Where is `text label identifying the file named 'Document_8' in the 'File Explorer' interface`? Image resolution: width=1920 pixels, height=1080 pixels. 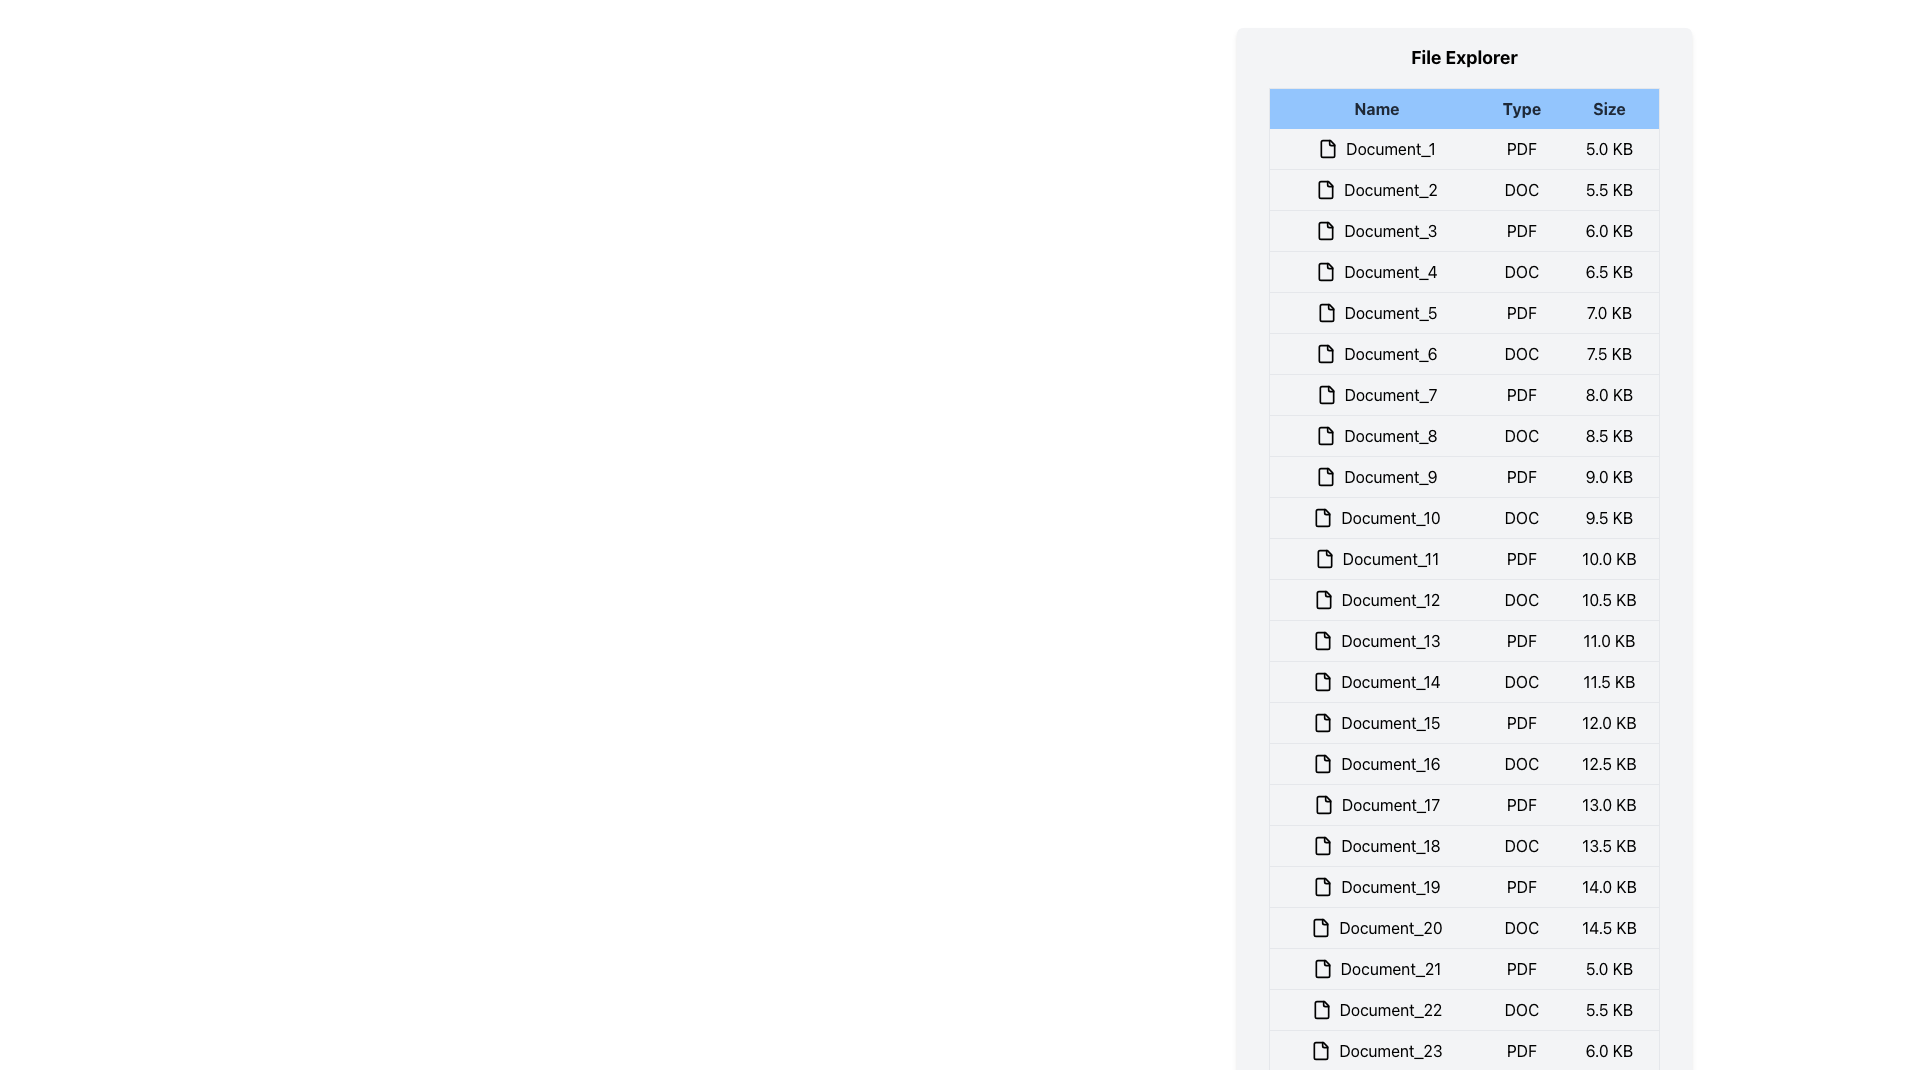 text label identifying the file named 'Document_8' in the 'File Explorer' interface is located at coordinates (1376, 434).